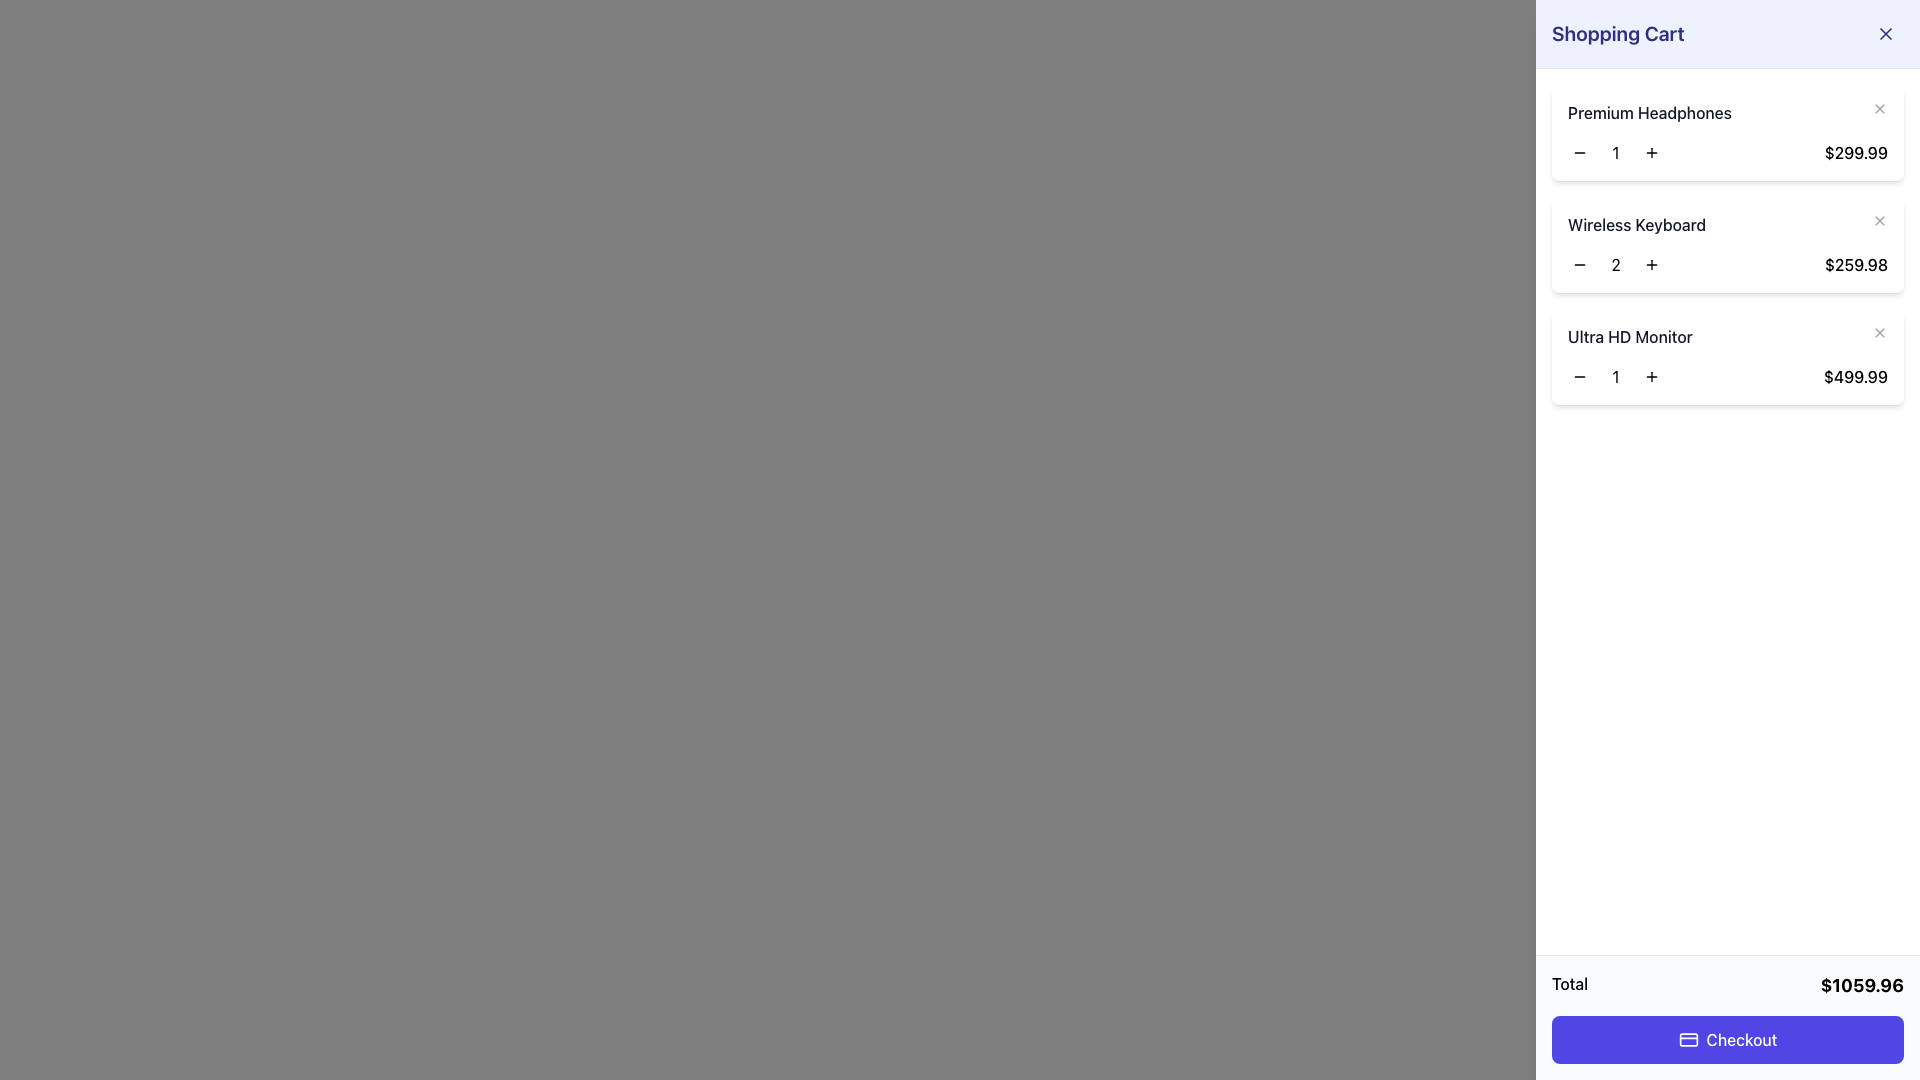  What do you see at coordinates (1651, 377) in the screenshot?
I see `the increment button for the 'Ultra HD Monitor' in the shopping cart` at bounding box center [1651, 377].